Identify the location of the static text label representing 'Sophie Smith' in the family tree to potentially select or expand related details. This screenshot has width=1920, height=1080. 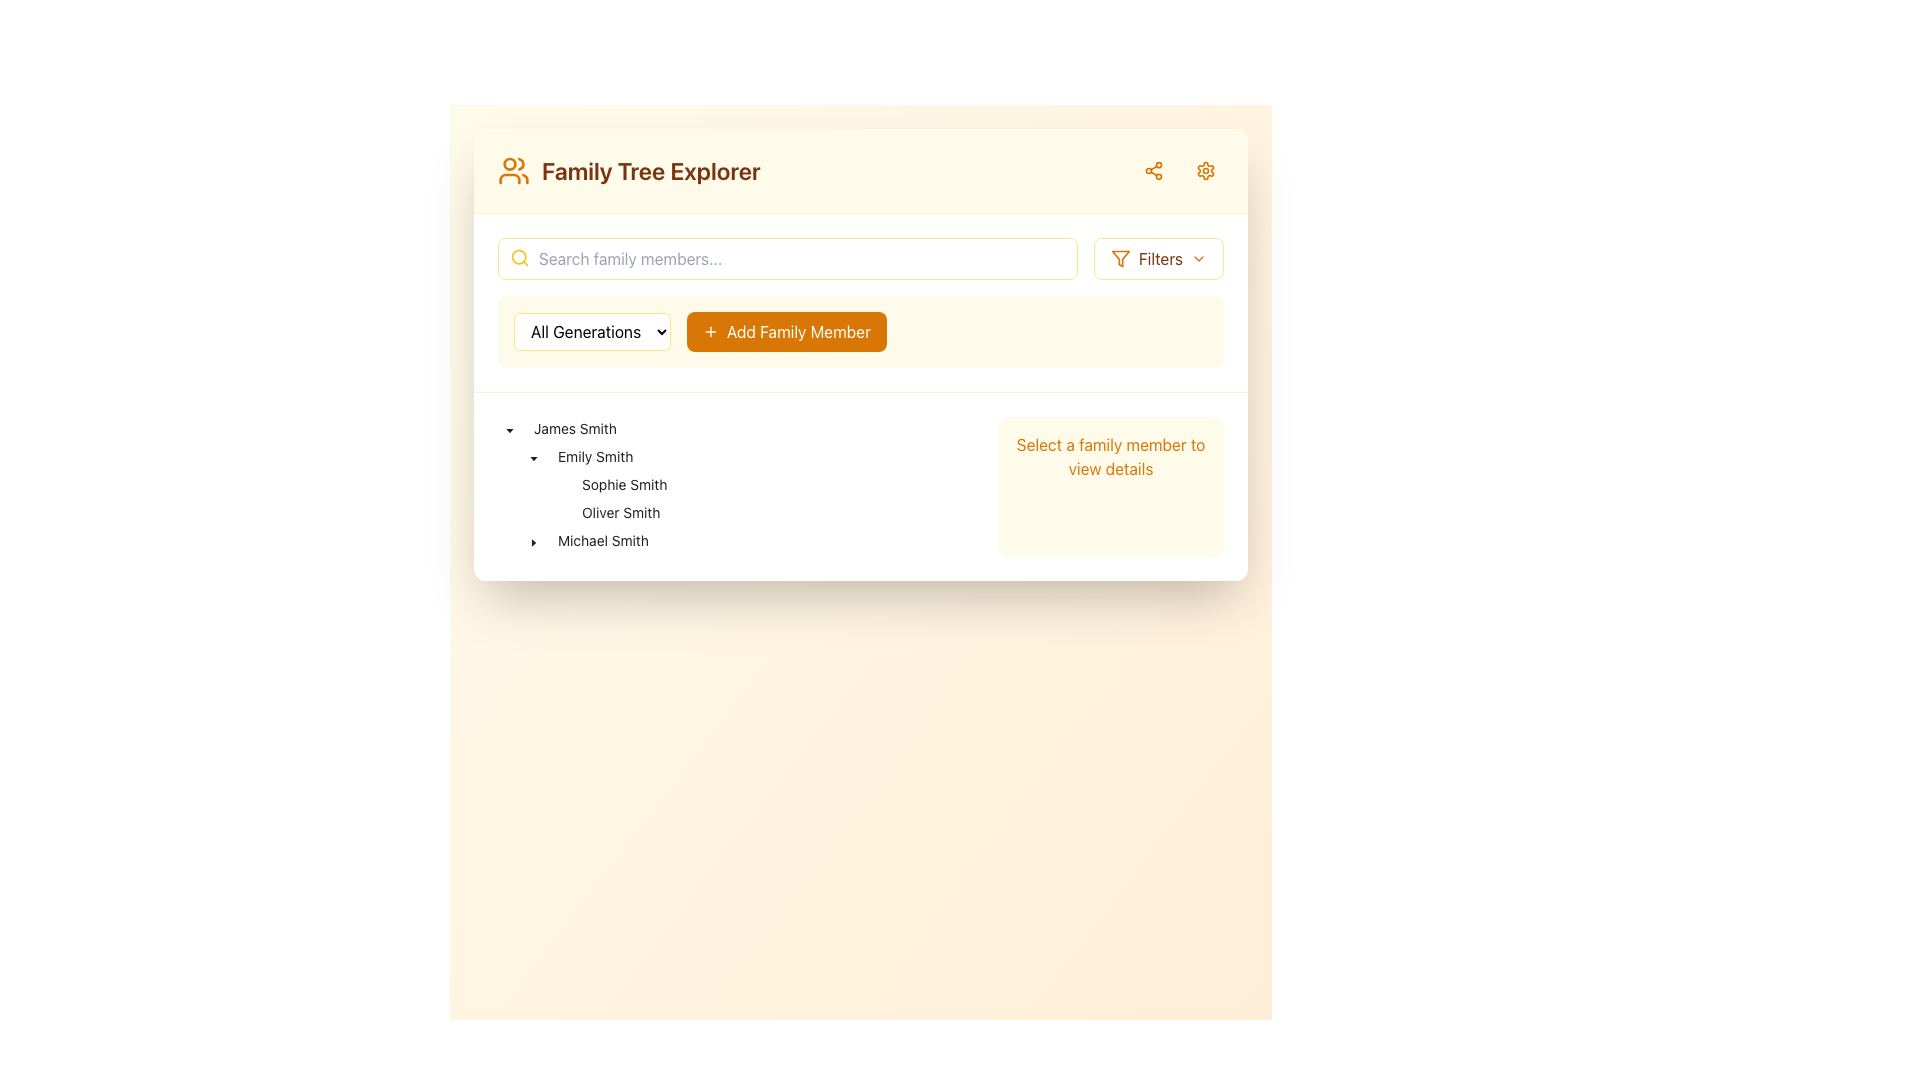
(623, 484).